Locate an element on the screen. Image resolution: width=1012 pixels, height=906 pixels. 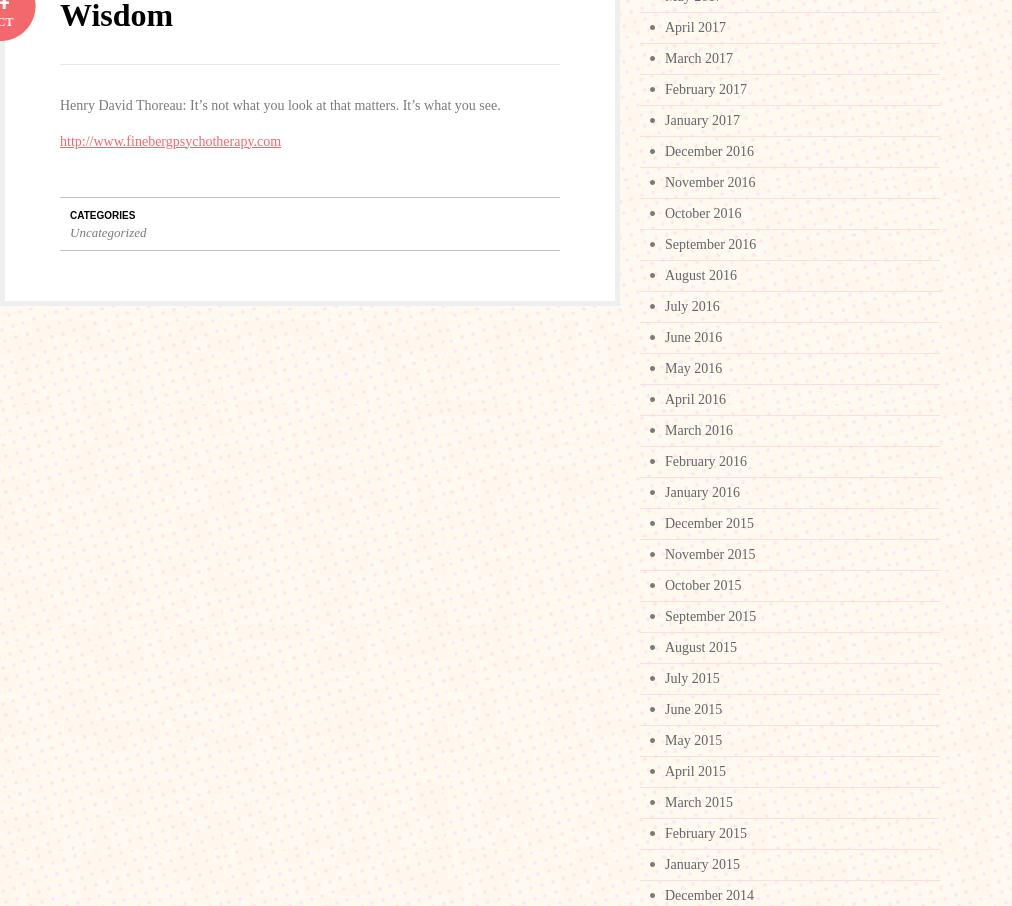
'February 2015' is located at coordinates (705, 832).